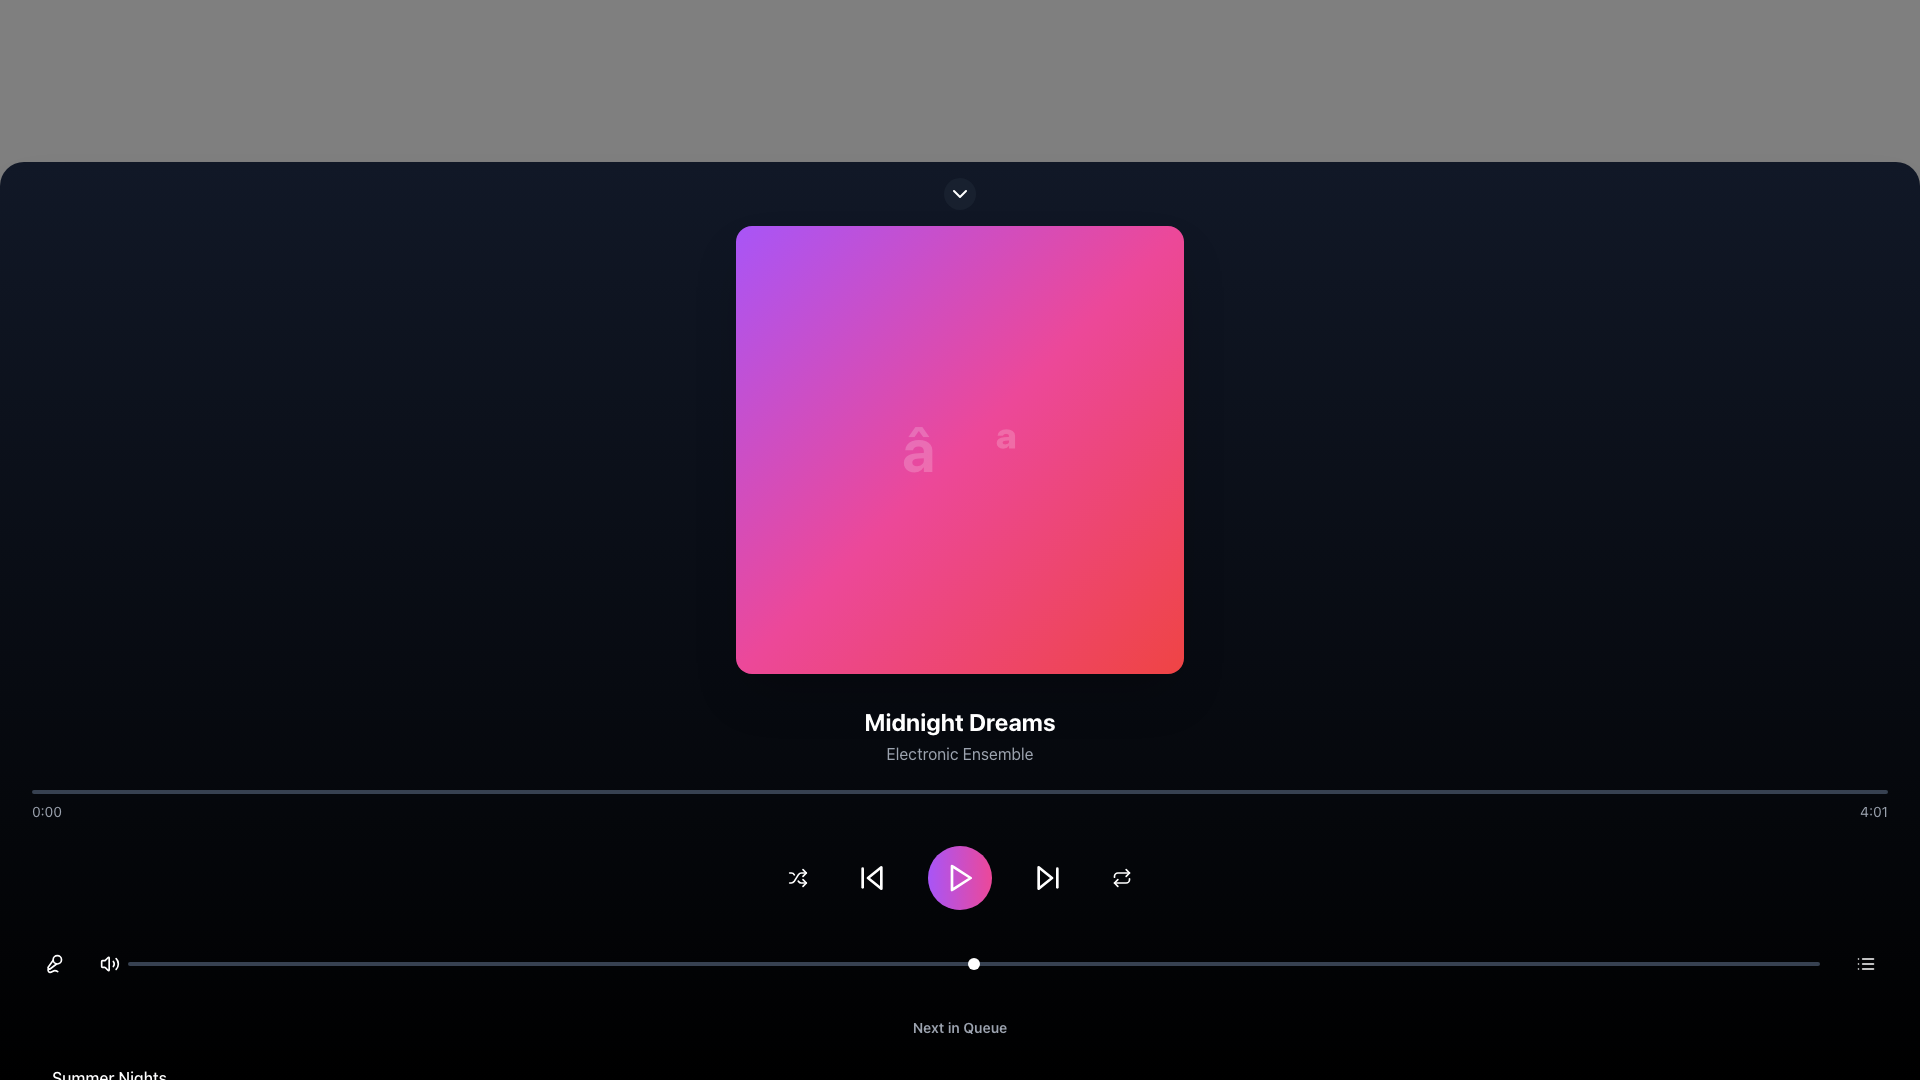 The width and height of the screenshot is (1920, 1080). What do you see at coordinates (1126, 963) in the screenshot?
I see `the timeline position` at bounding box center [1126, 963].